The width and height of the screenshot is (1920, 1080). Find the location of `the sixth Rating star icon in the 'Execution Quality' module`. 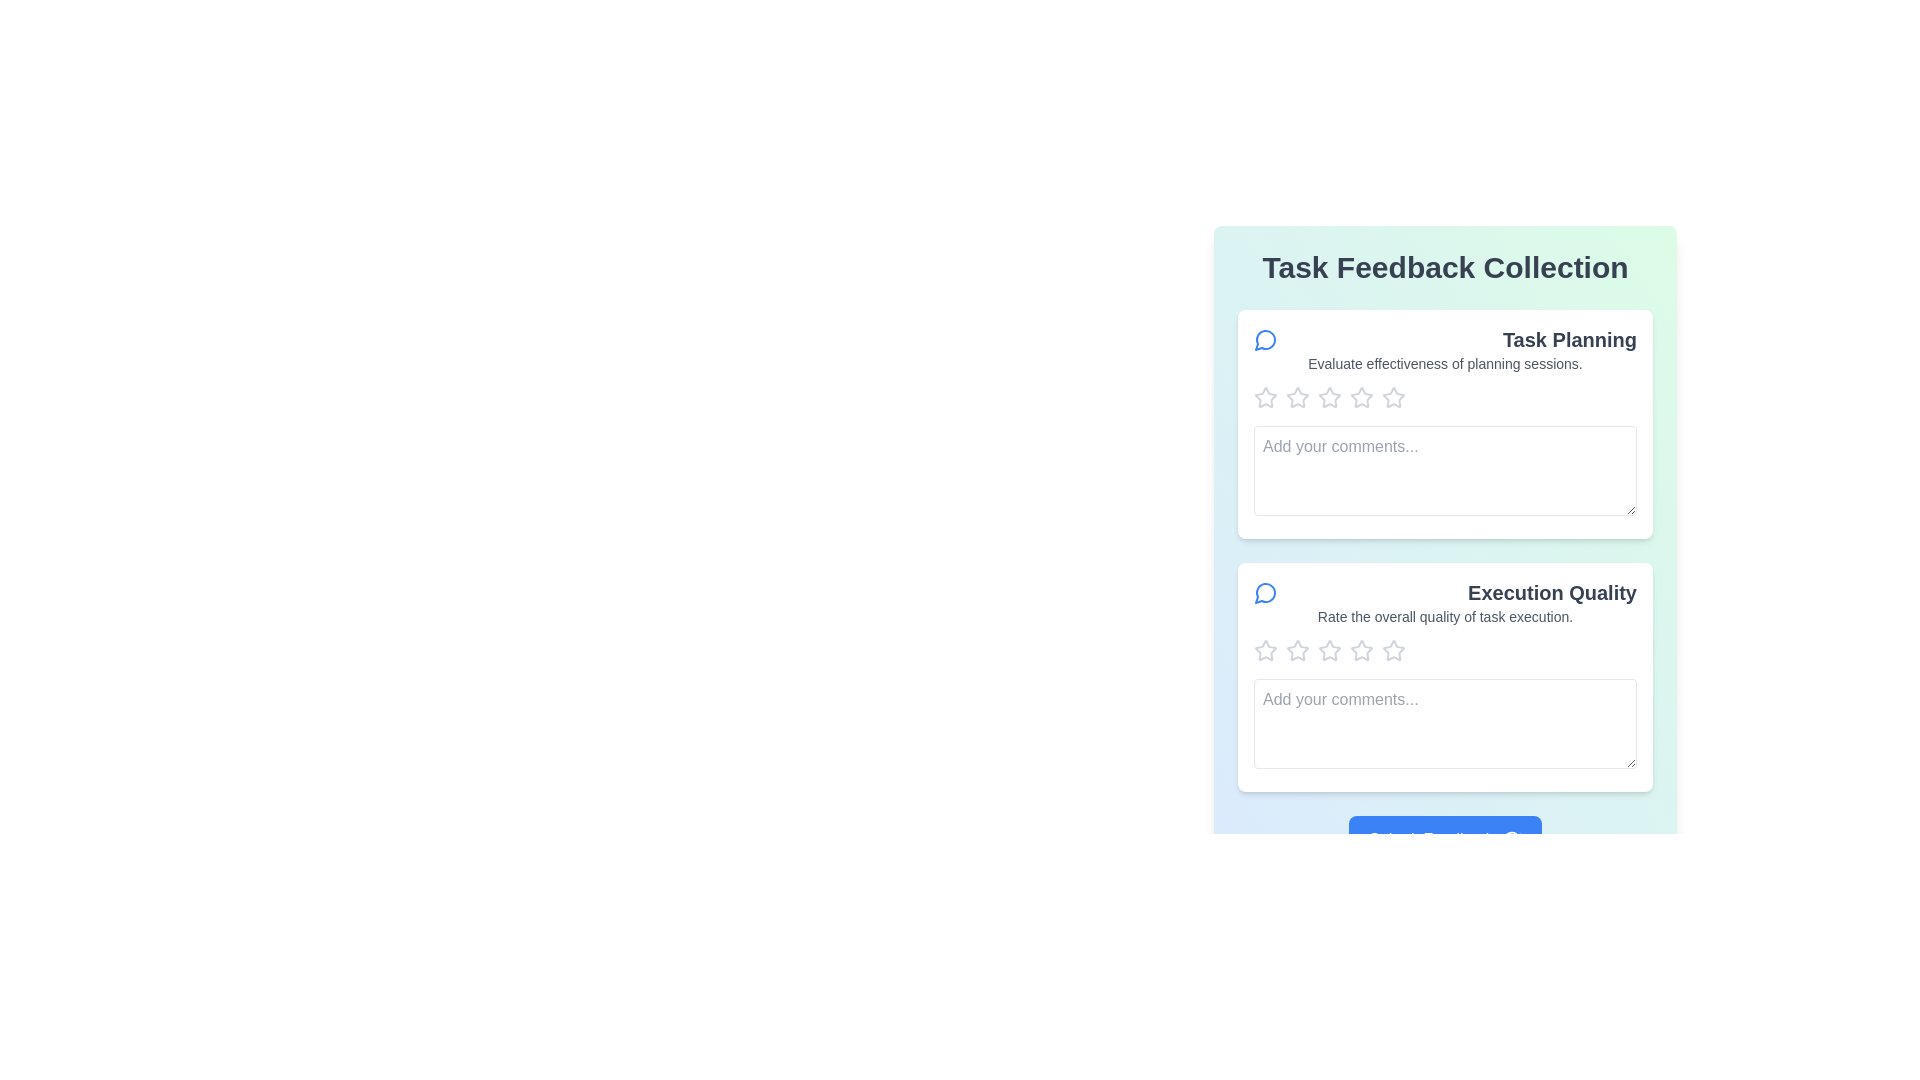

the sixth Rating star icon in the 'Execution Quality' module is located at coordinates (1361, 651).